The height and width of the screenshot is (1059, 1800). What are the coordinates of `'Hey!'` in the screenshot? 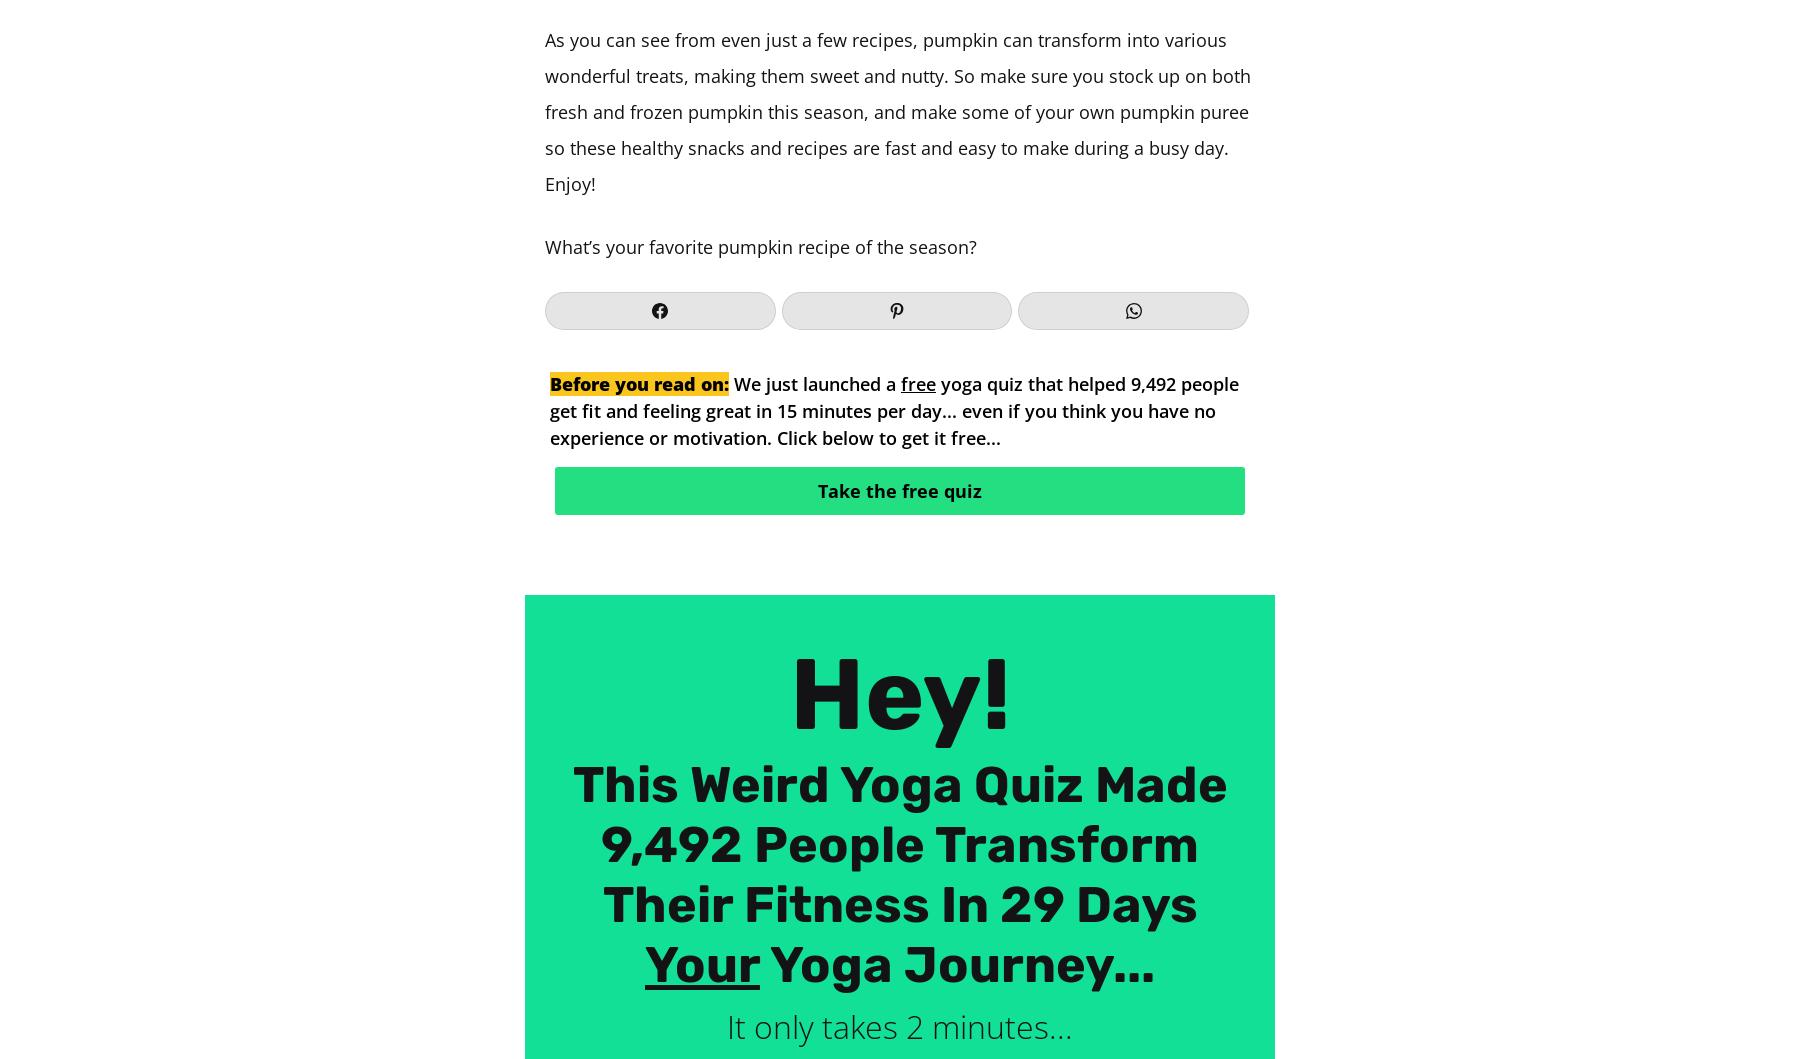 It's located at (899, 694).